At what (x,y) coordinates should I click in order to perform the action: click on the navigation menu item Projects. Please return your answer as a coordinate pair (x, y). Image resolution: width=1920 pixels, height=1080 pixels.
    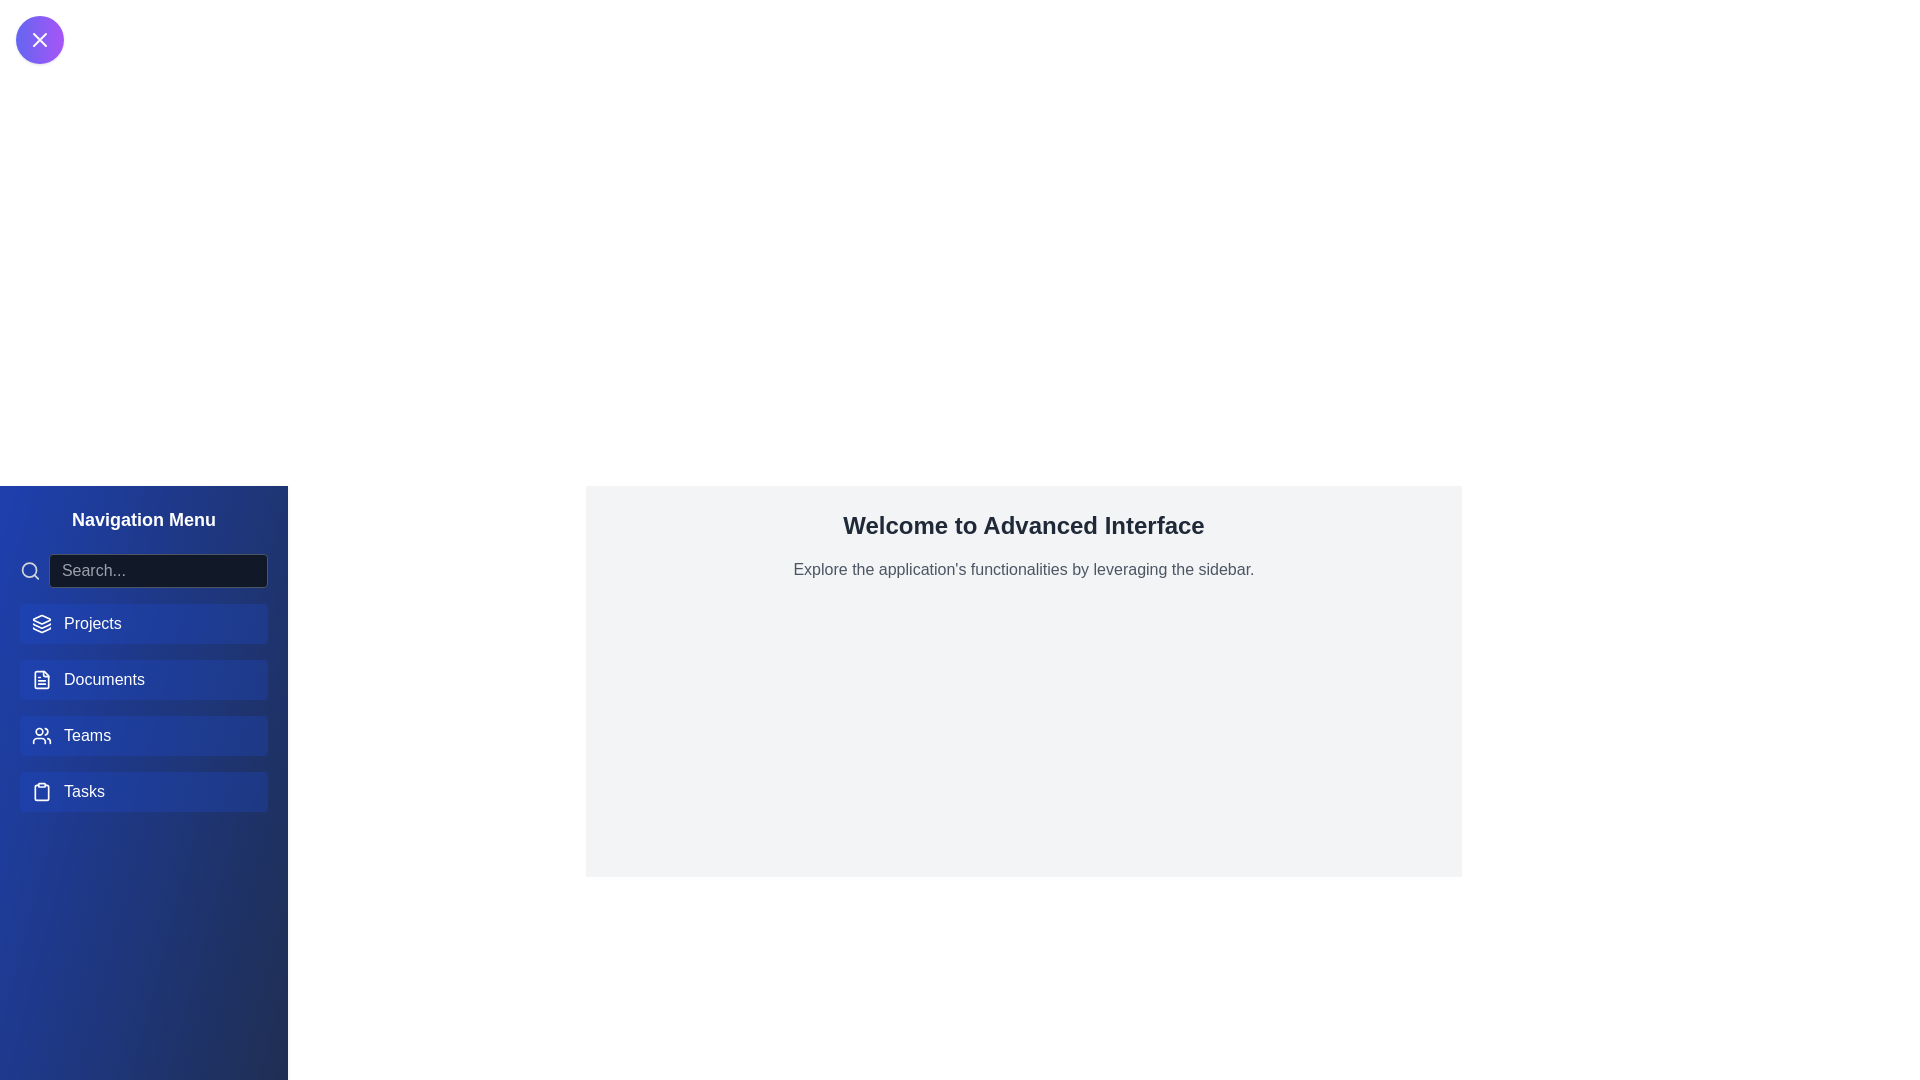
    Looking at the image, I should click on (143, 623).